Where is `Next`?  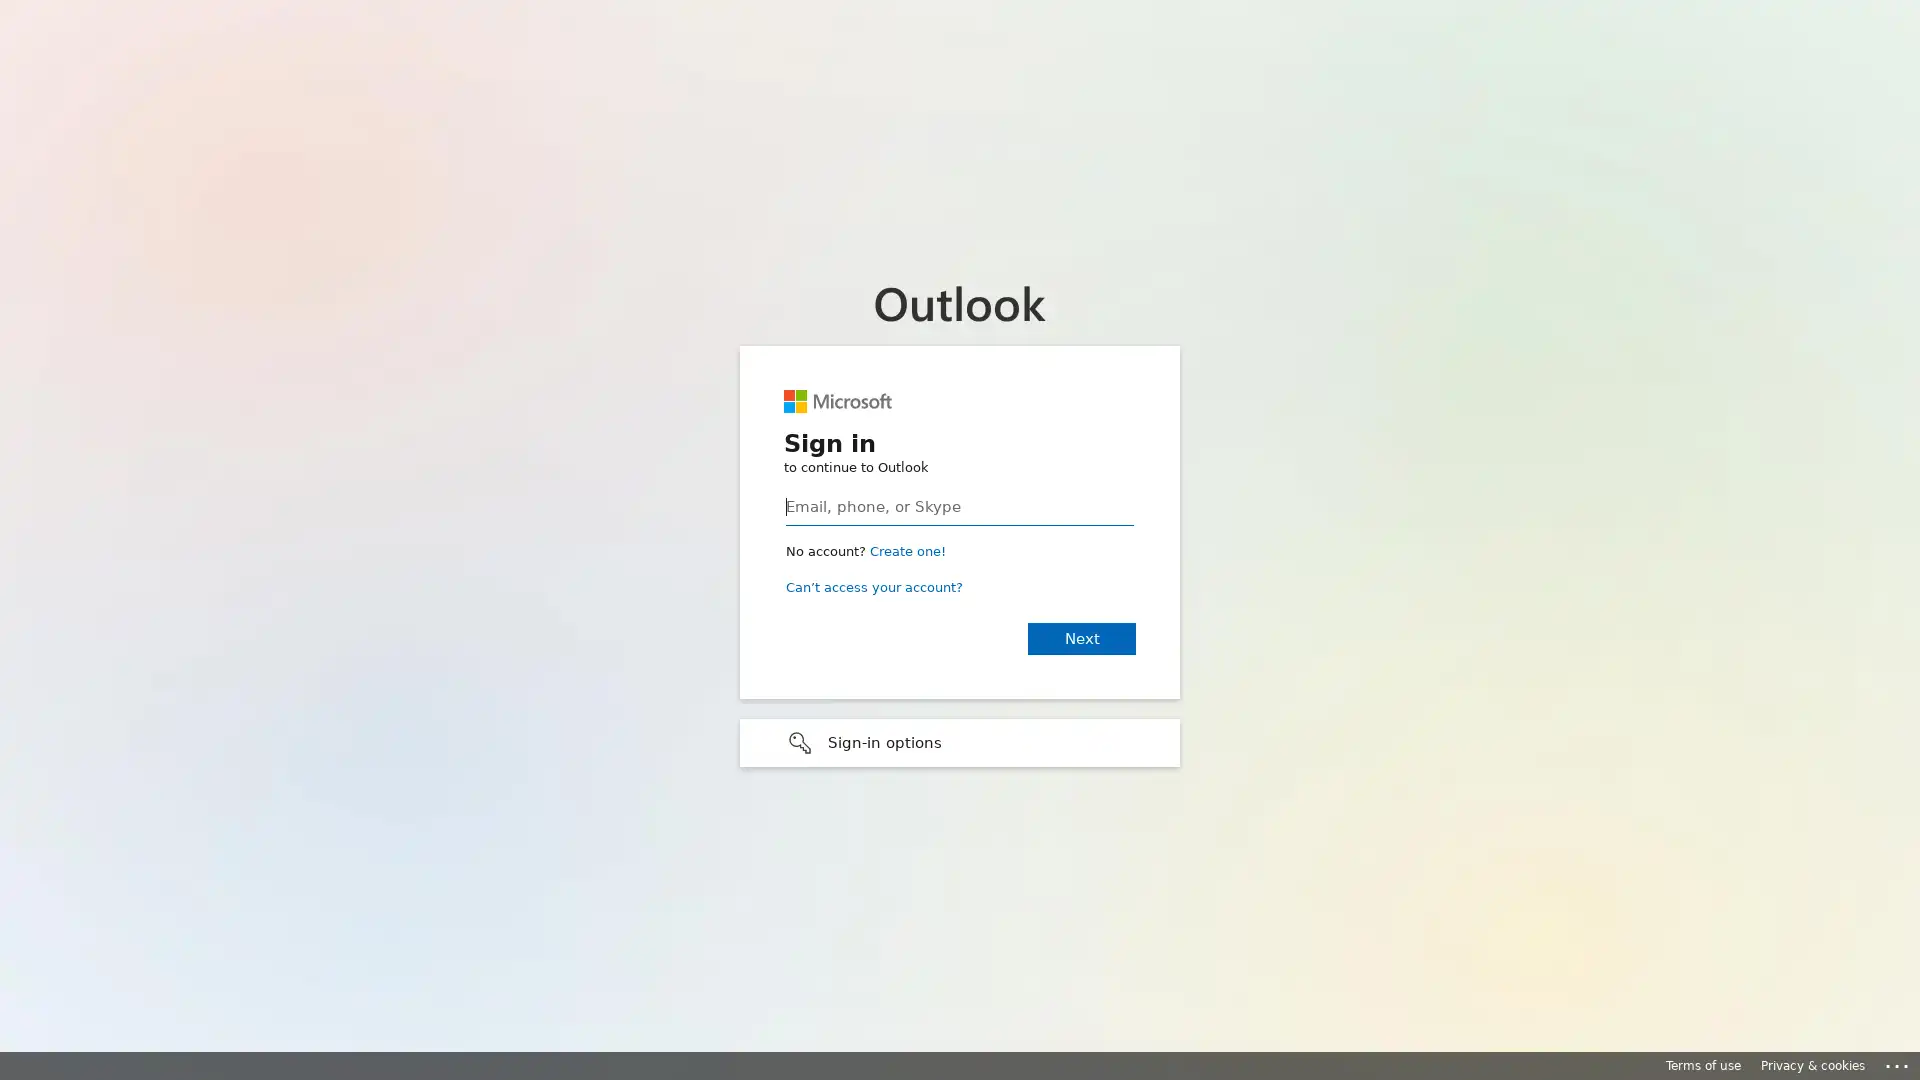 Next is located at coordinates (1080, 637).